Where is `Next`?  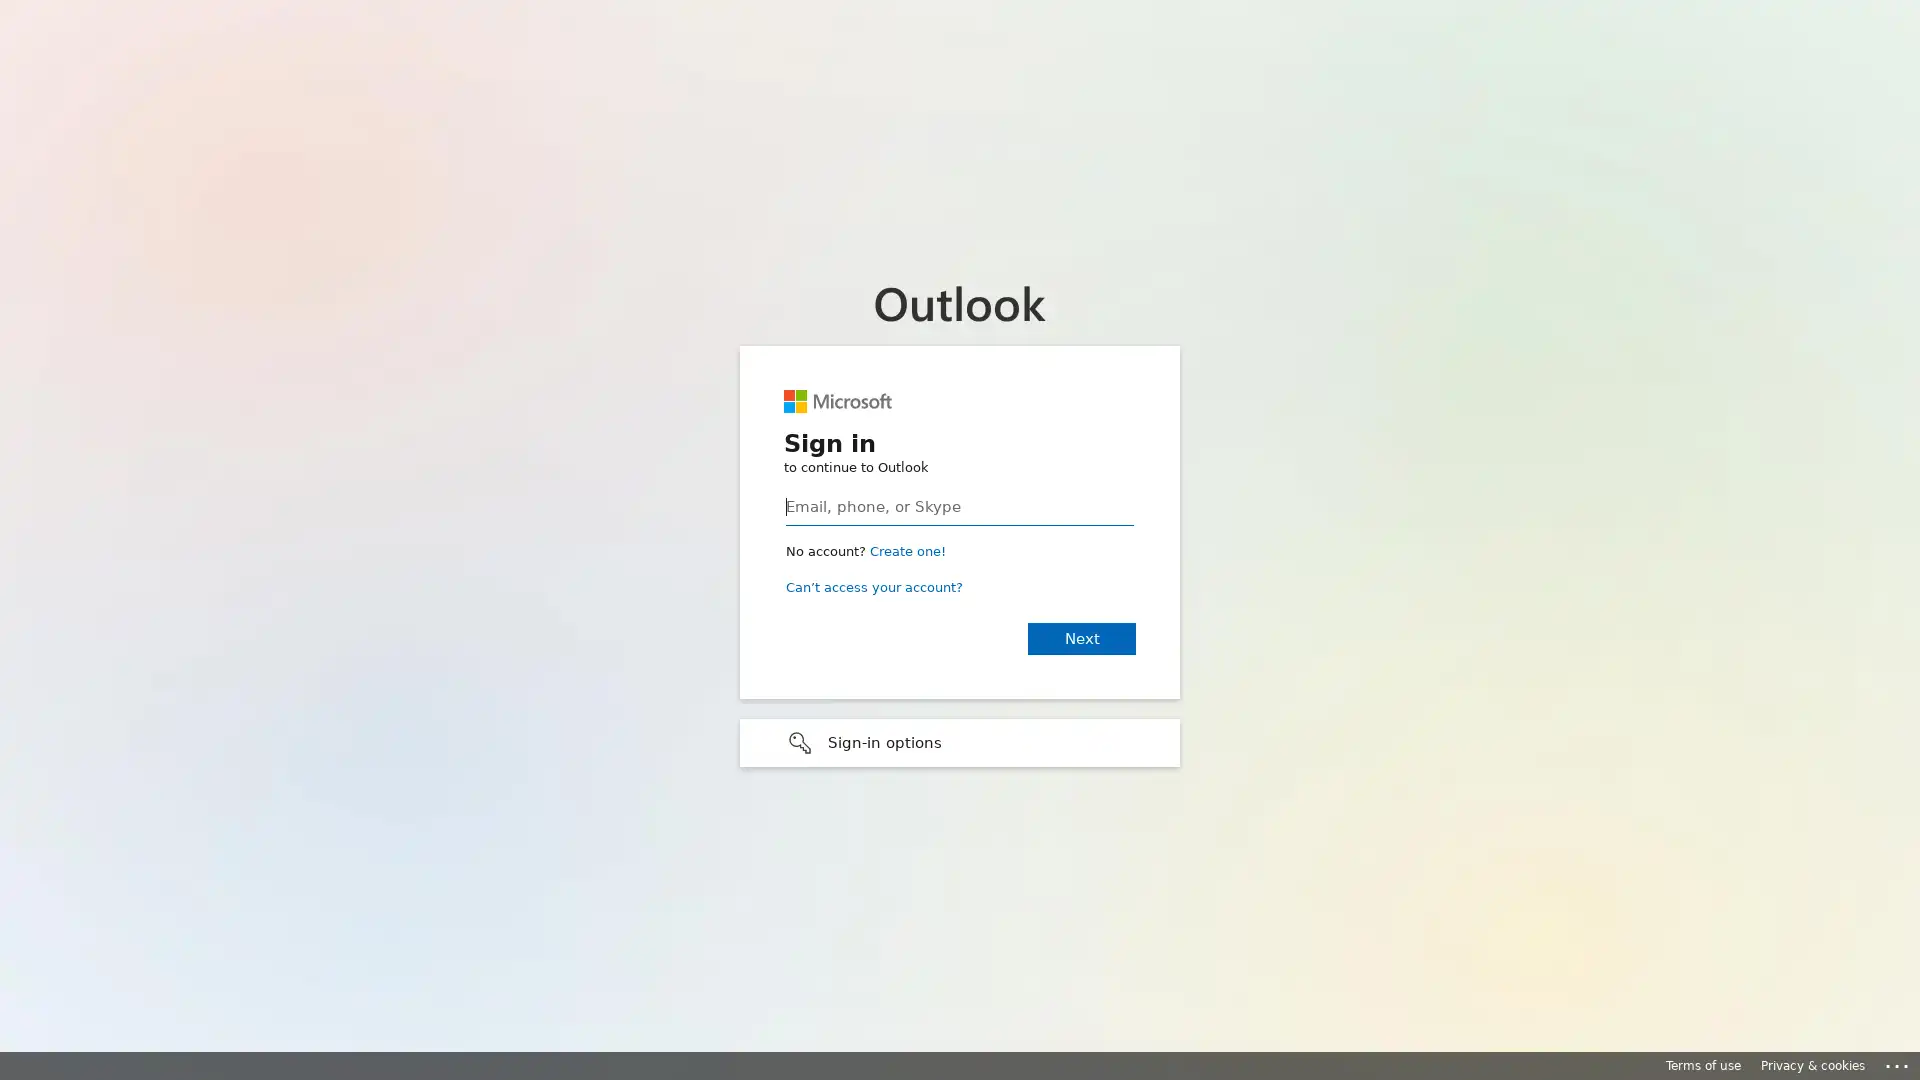 Next is located at coordinates (1080, 637).